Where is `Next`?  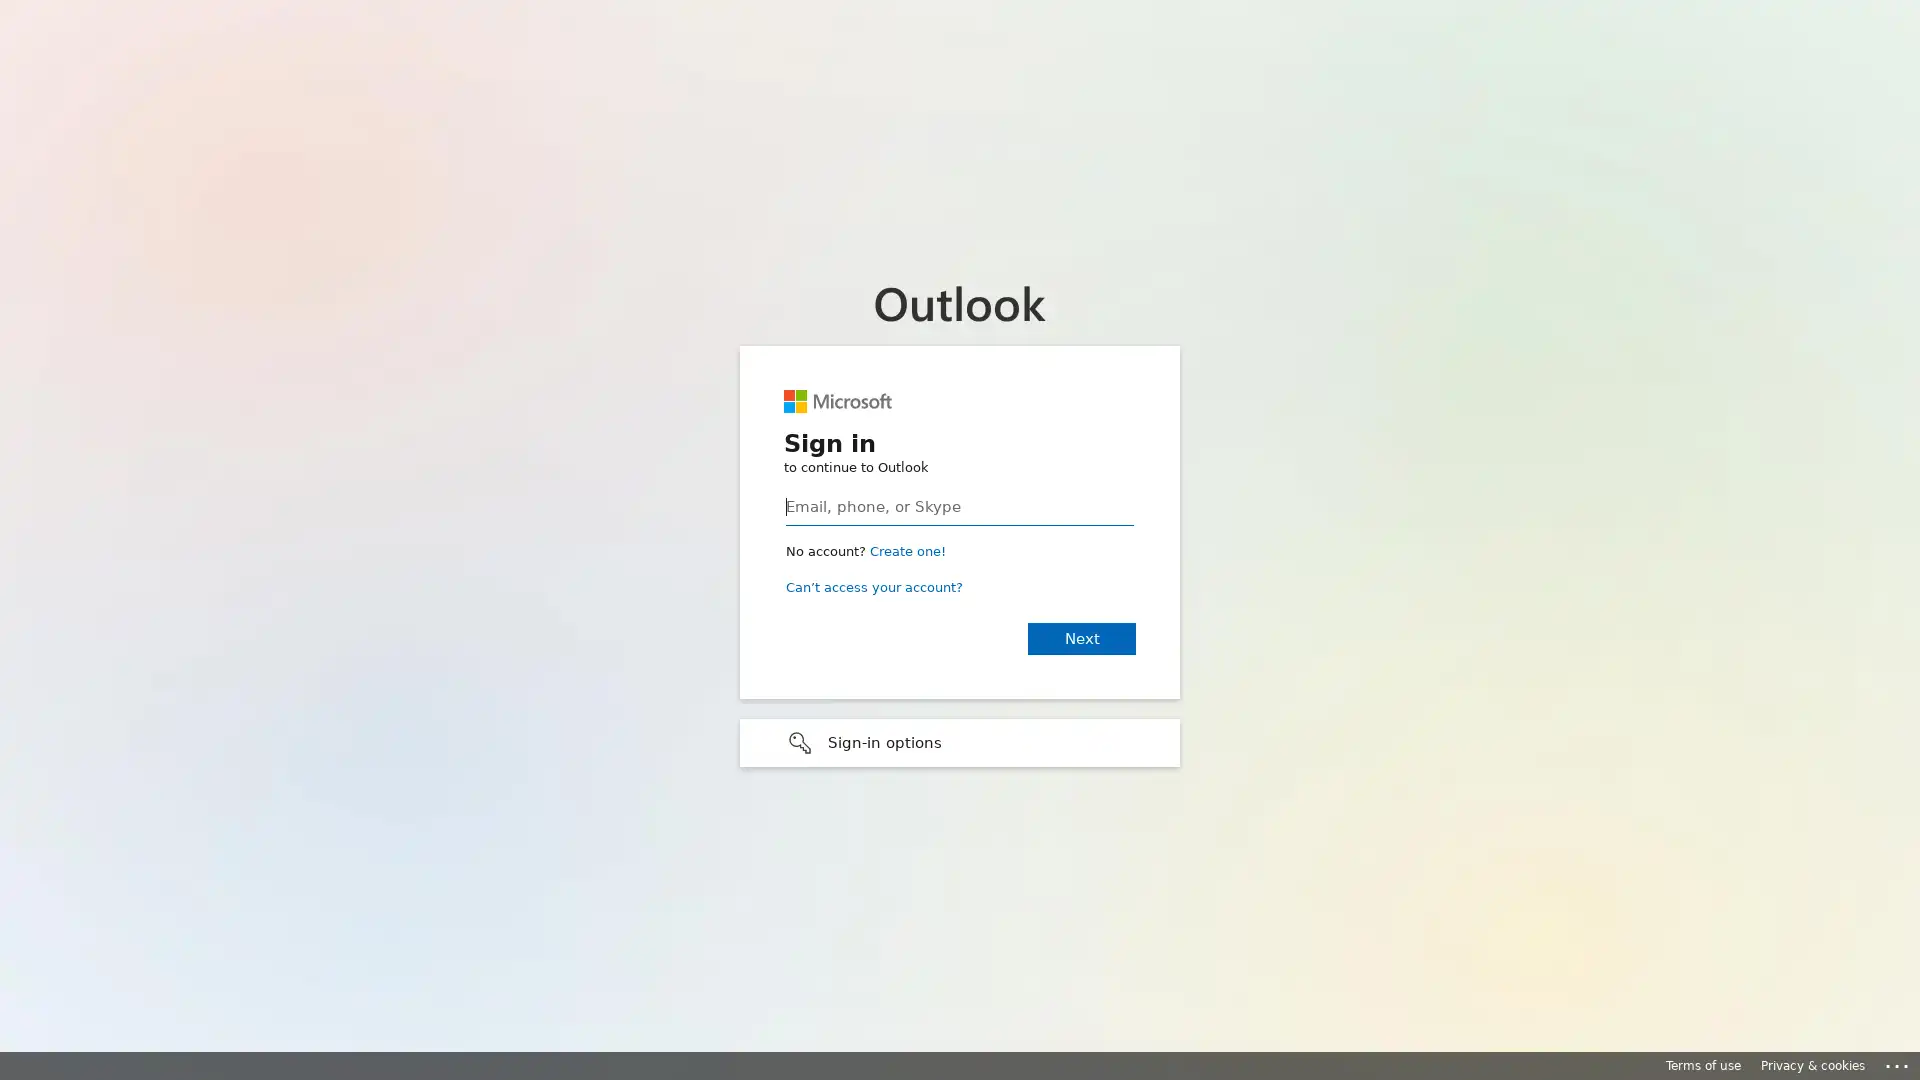 Next is located at coordinates (1080, 637).